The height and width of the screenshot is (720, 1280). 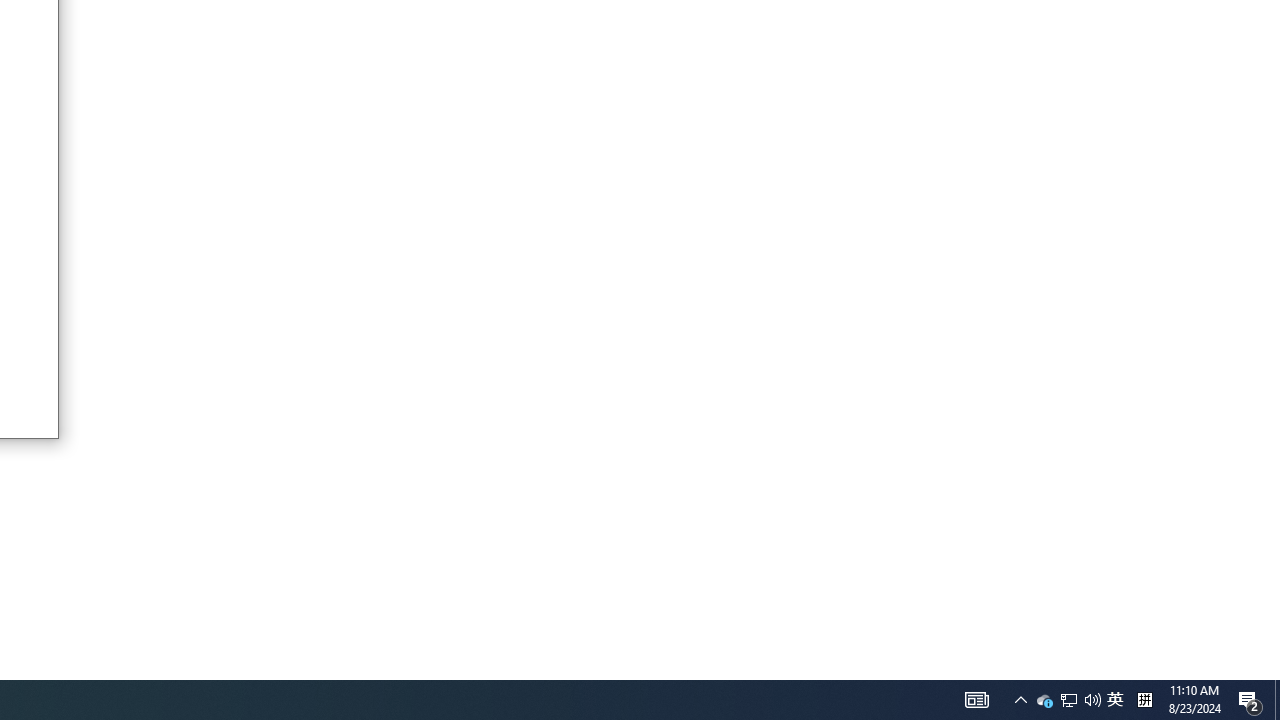 What do you see at coordinates (1276, 698) in the screenshot?
I see `'Show desktop'` at bounding box center [1276, 698].